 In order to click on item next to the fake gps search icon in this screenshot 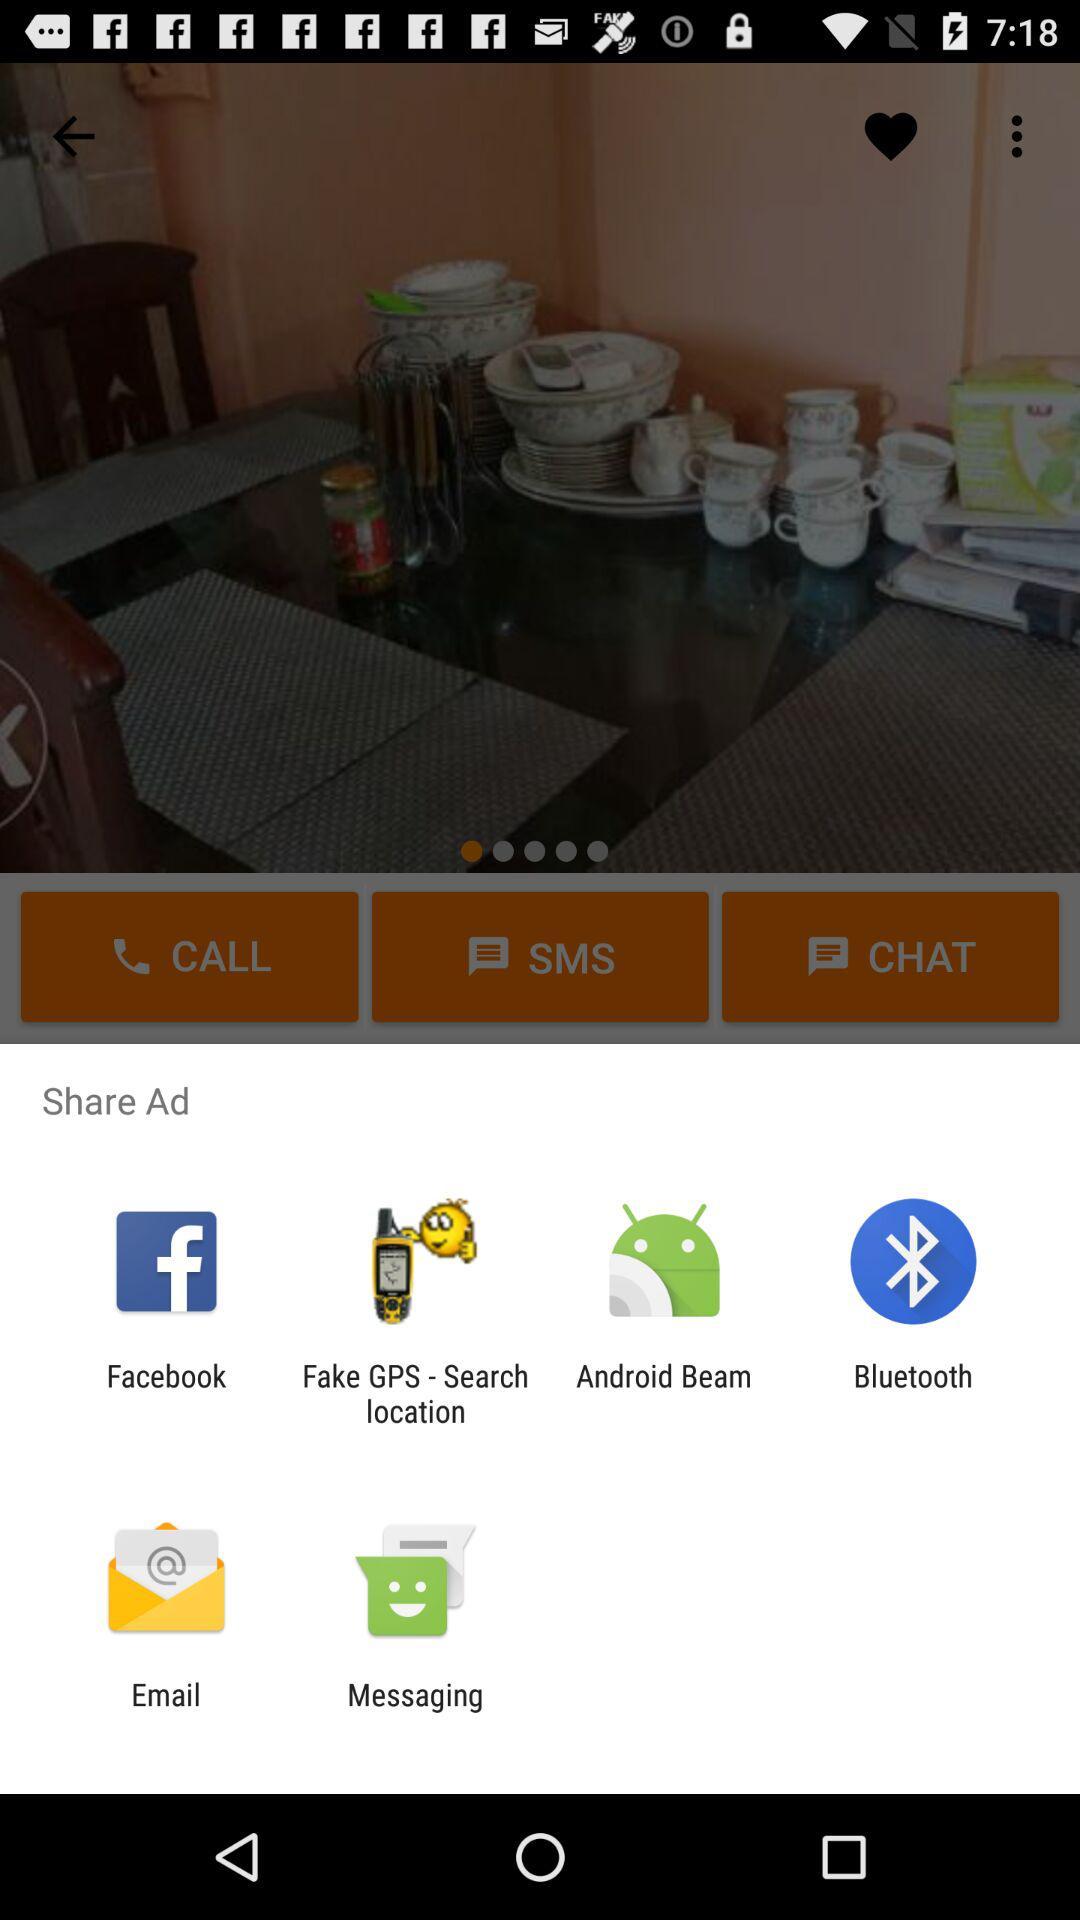, I will do `click(165, 1392)`.